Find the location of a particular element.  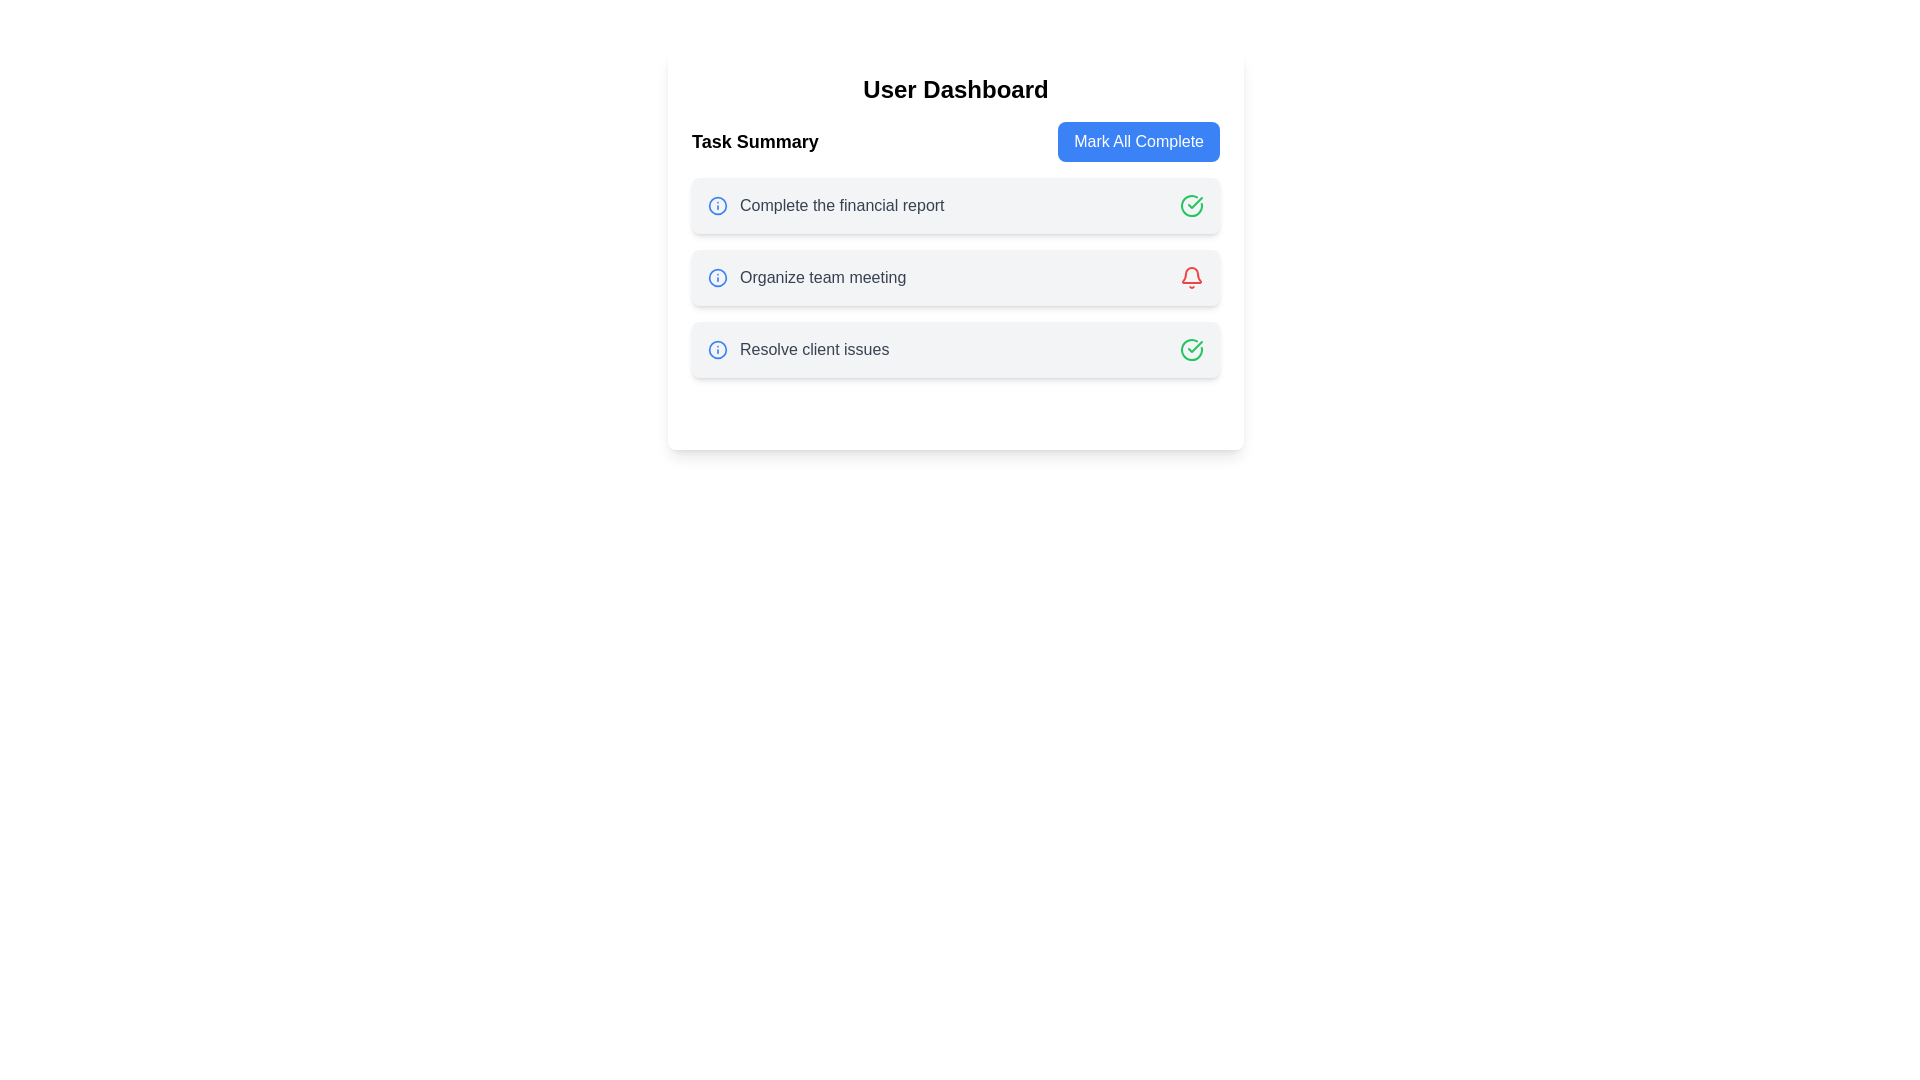

the SVG graphic element indicating 'Resolve client issues' in the task list panel for accessibility features is located at coordinates (718, 349).